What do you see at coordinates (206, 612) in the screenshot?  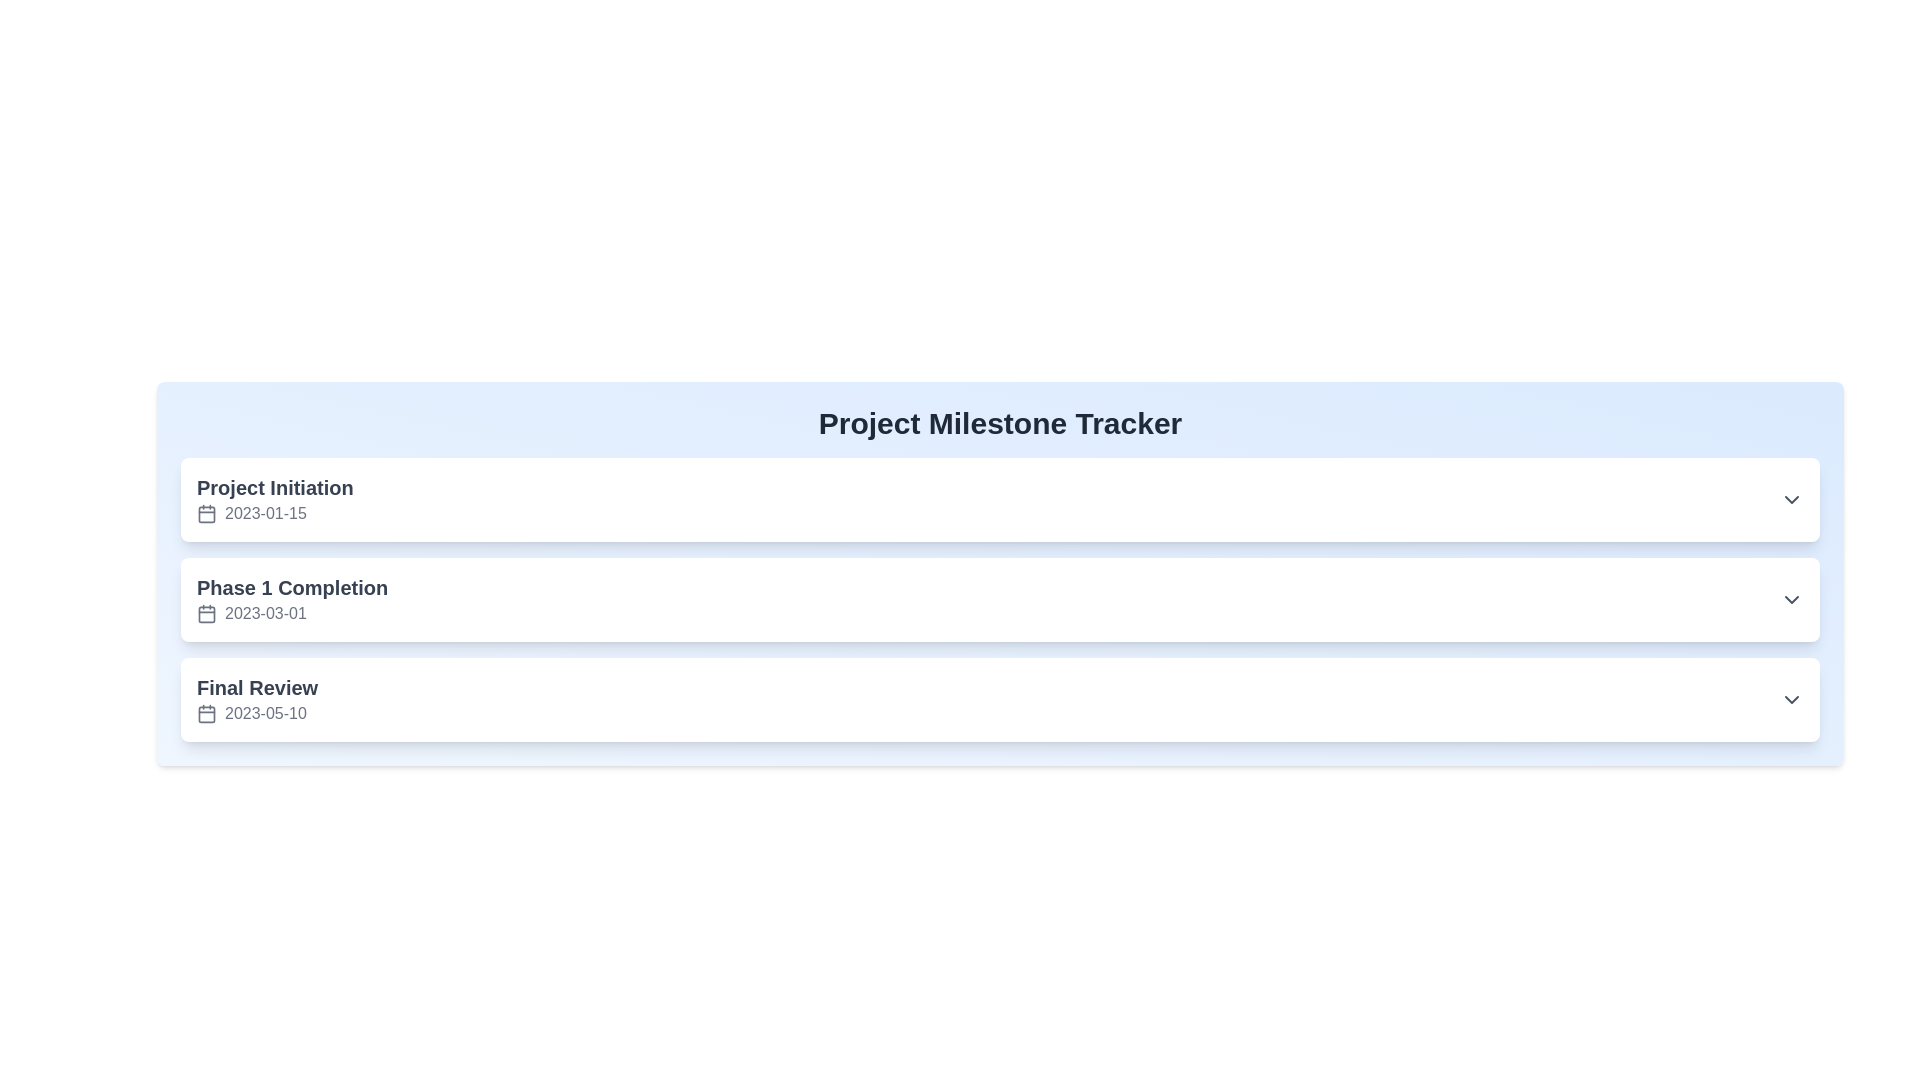 I see `calendar icon located to the left of the date text '2023-03-01' in the 'Phase 1 Completion' block` at bounding box center [206, 612].